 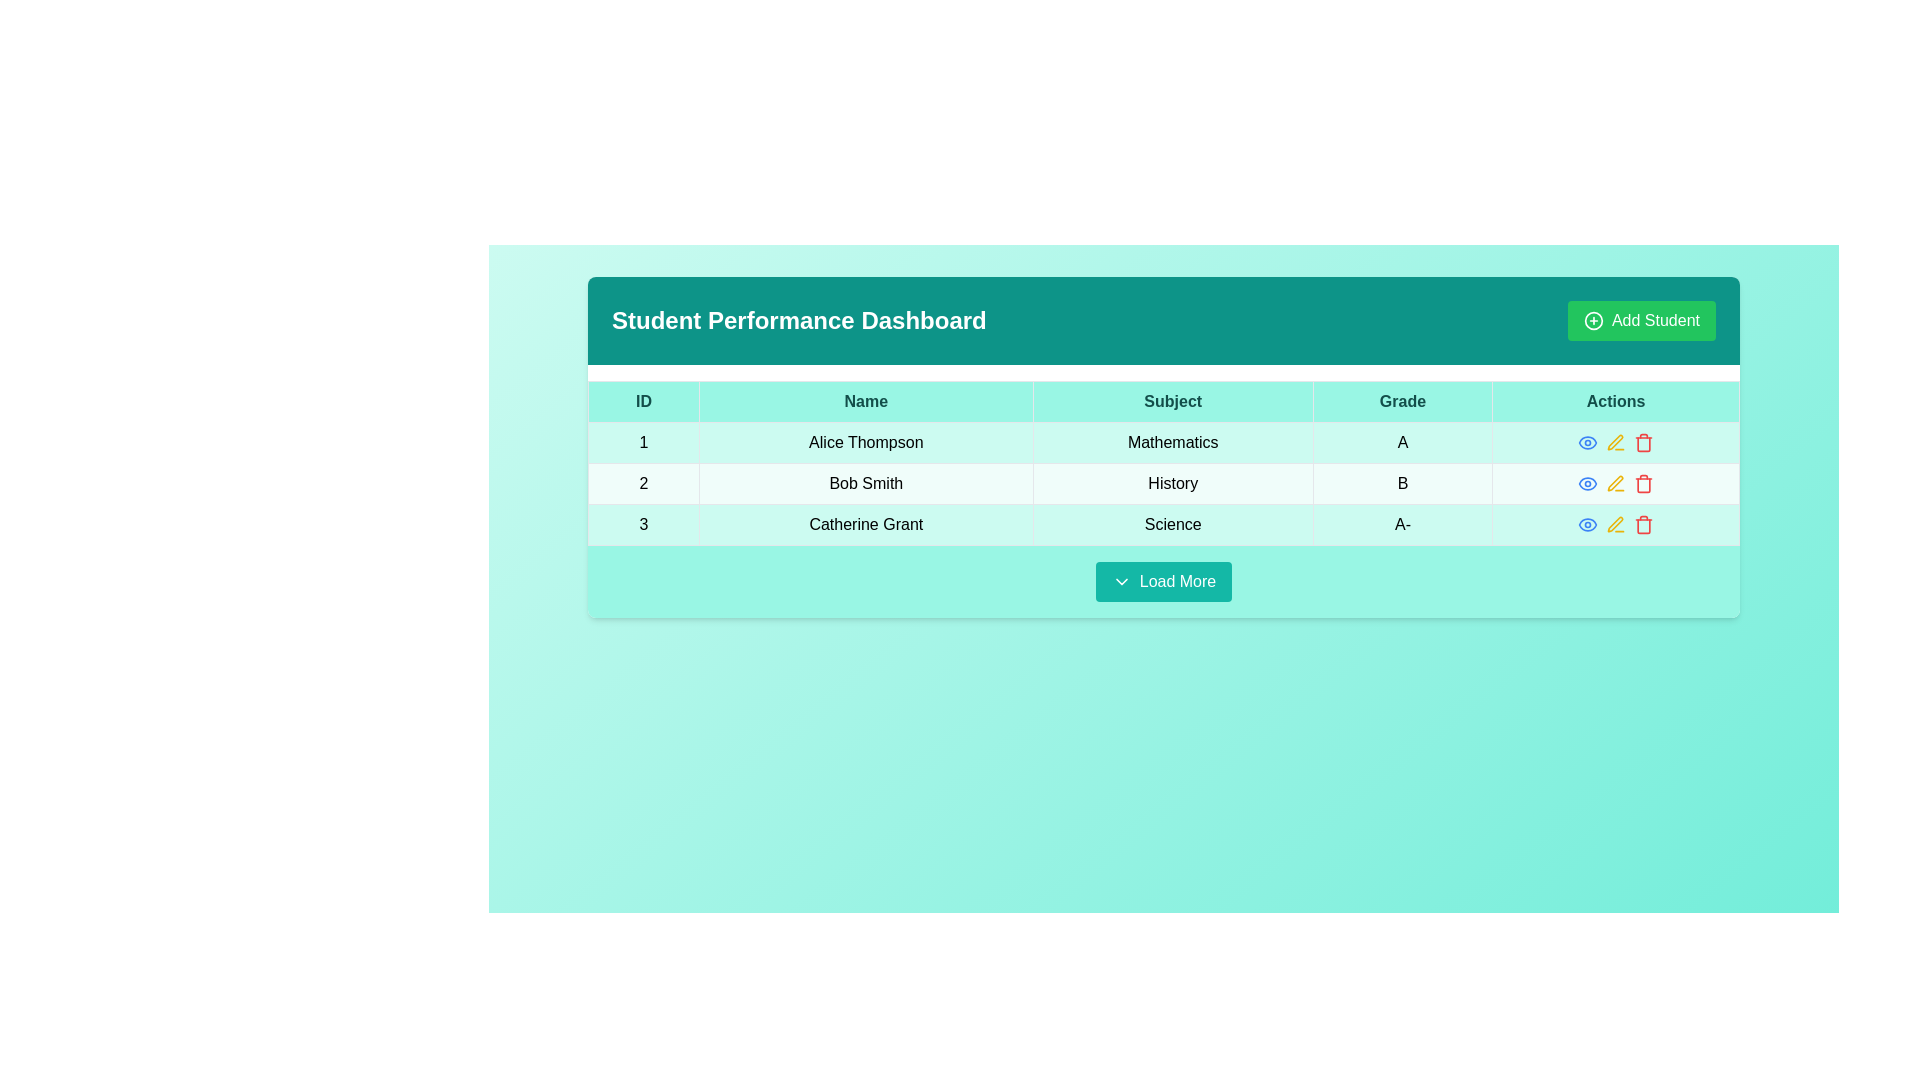 I want to click on the edit icon in the 'Actions' column of the third row for 'Catherine Grant' to initiate editing, so click(x=1616, y=523).